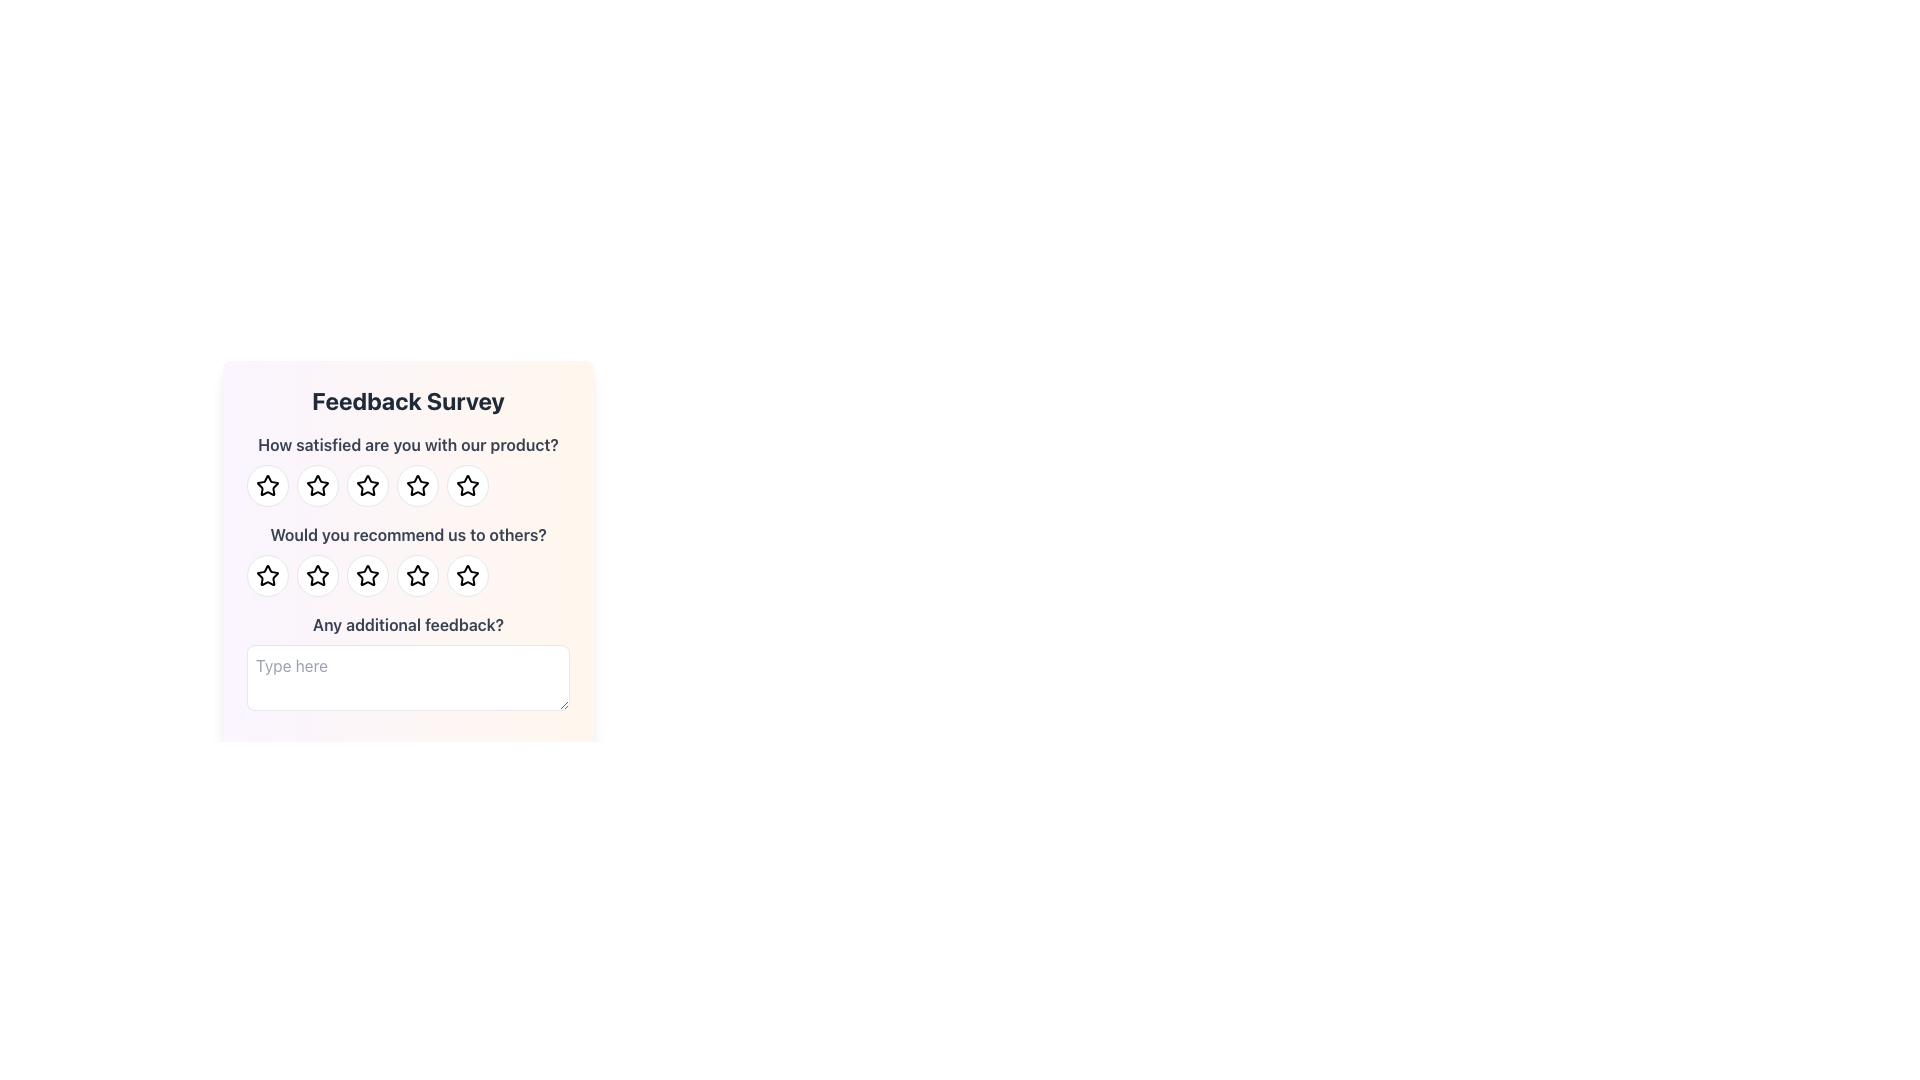  What do you see at coordinates (407, 486) in the screenshot?
I see `the fourth star in the Rating Star component, which is part of a feedback survey interface located under the text 'How satisfied are you with our product?'` at bounding box center [407, 486].